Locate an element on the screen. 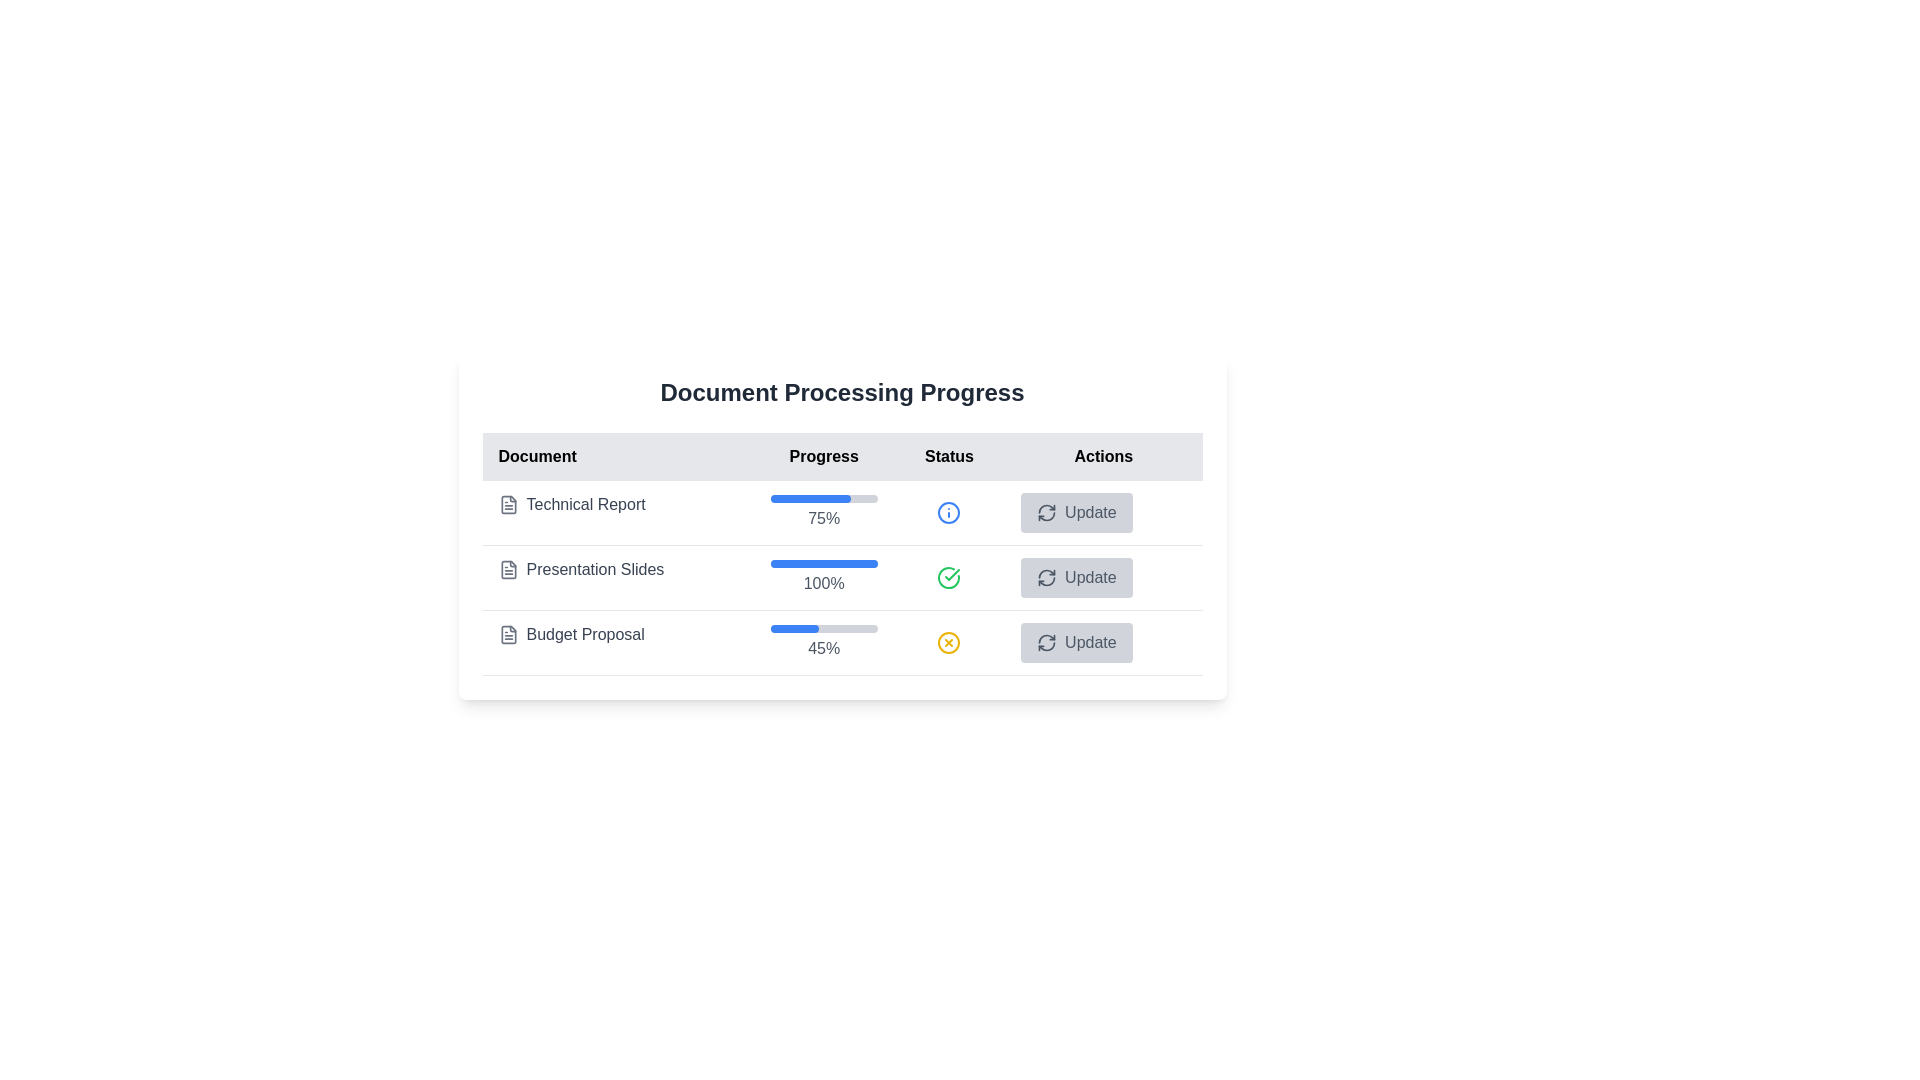 The image size is (1920, 1080). the 'Update' button in the 'Actions' column of the third row corresponding to 'Presentation Slides' is located at coordinates (1102, 578).